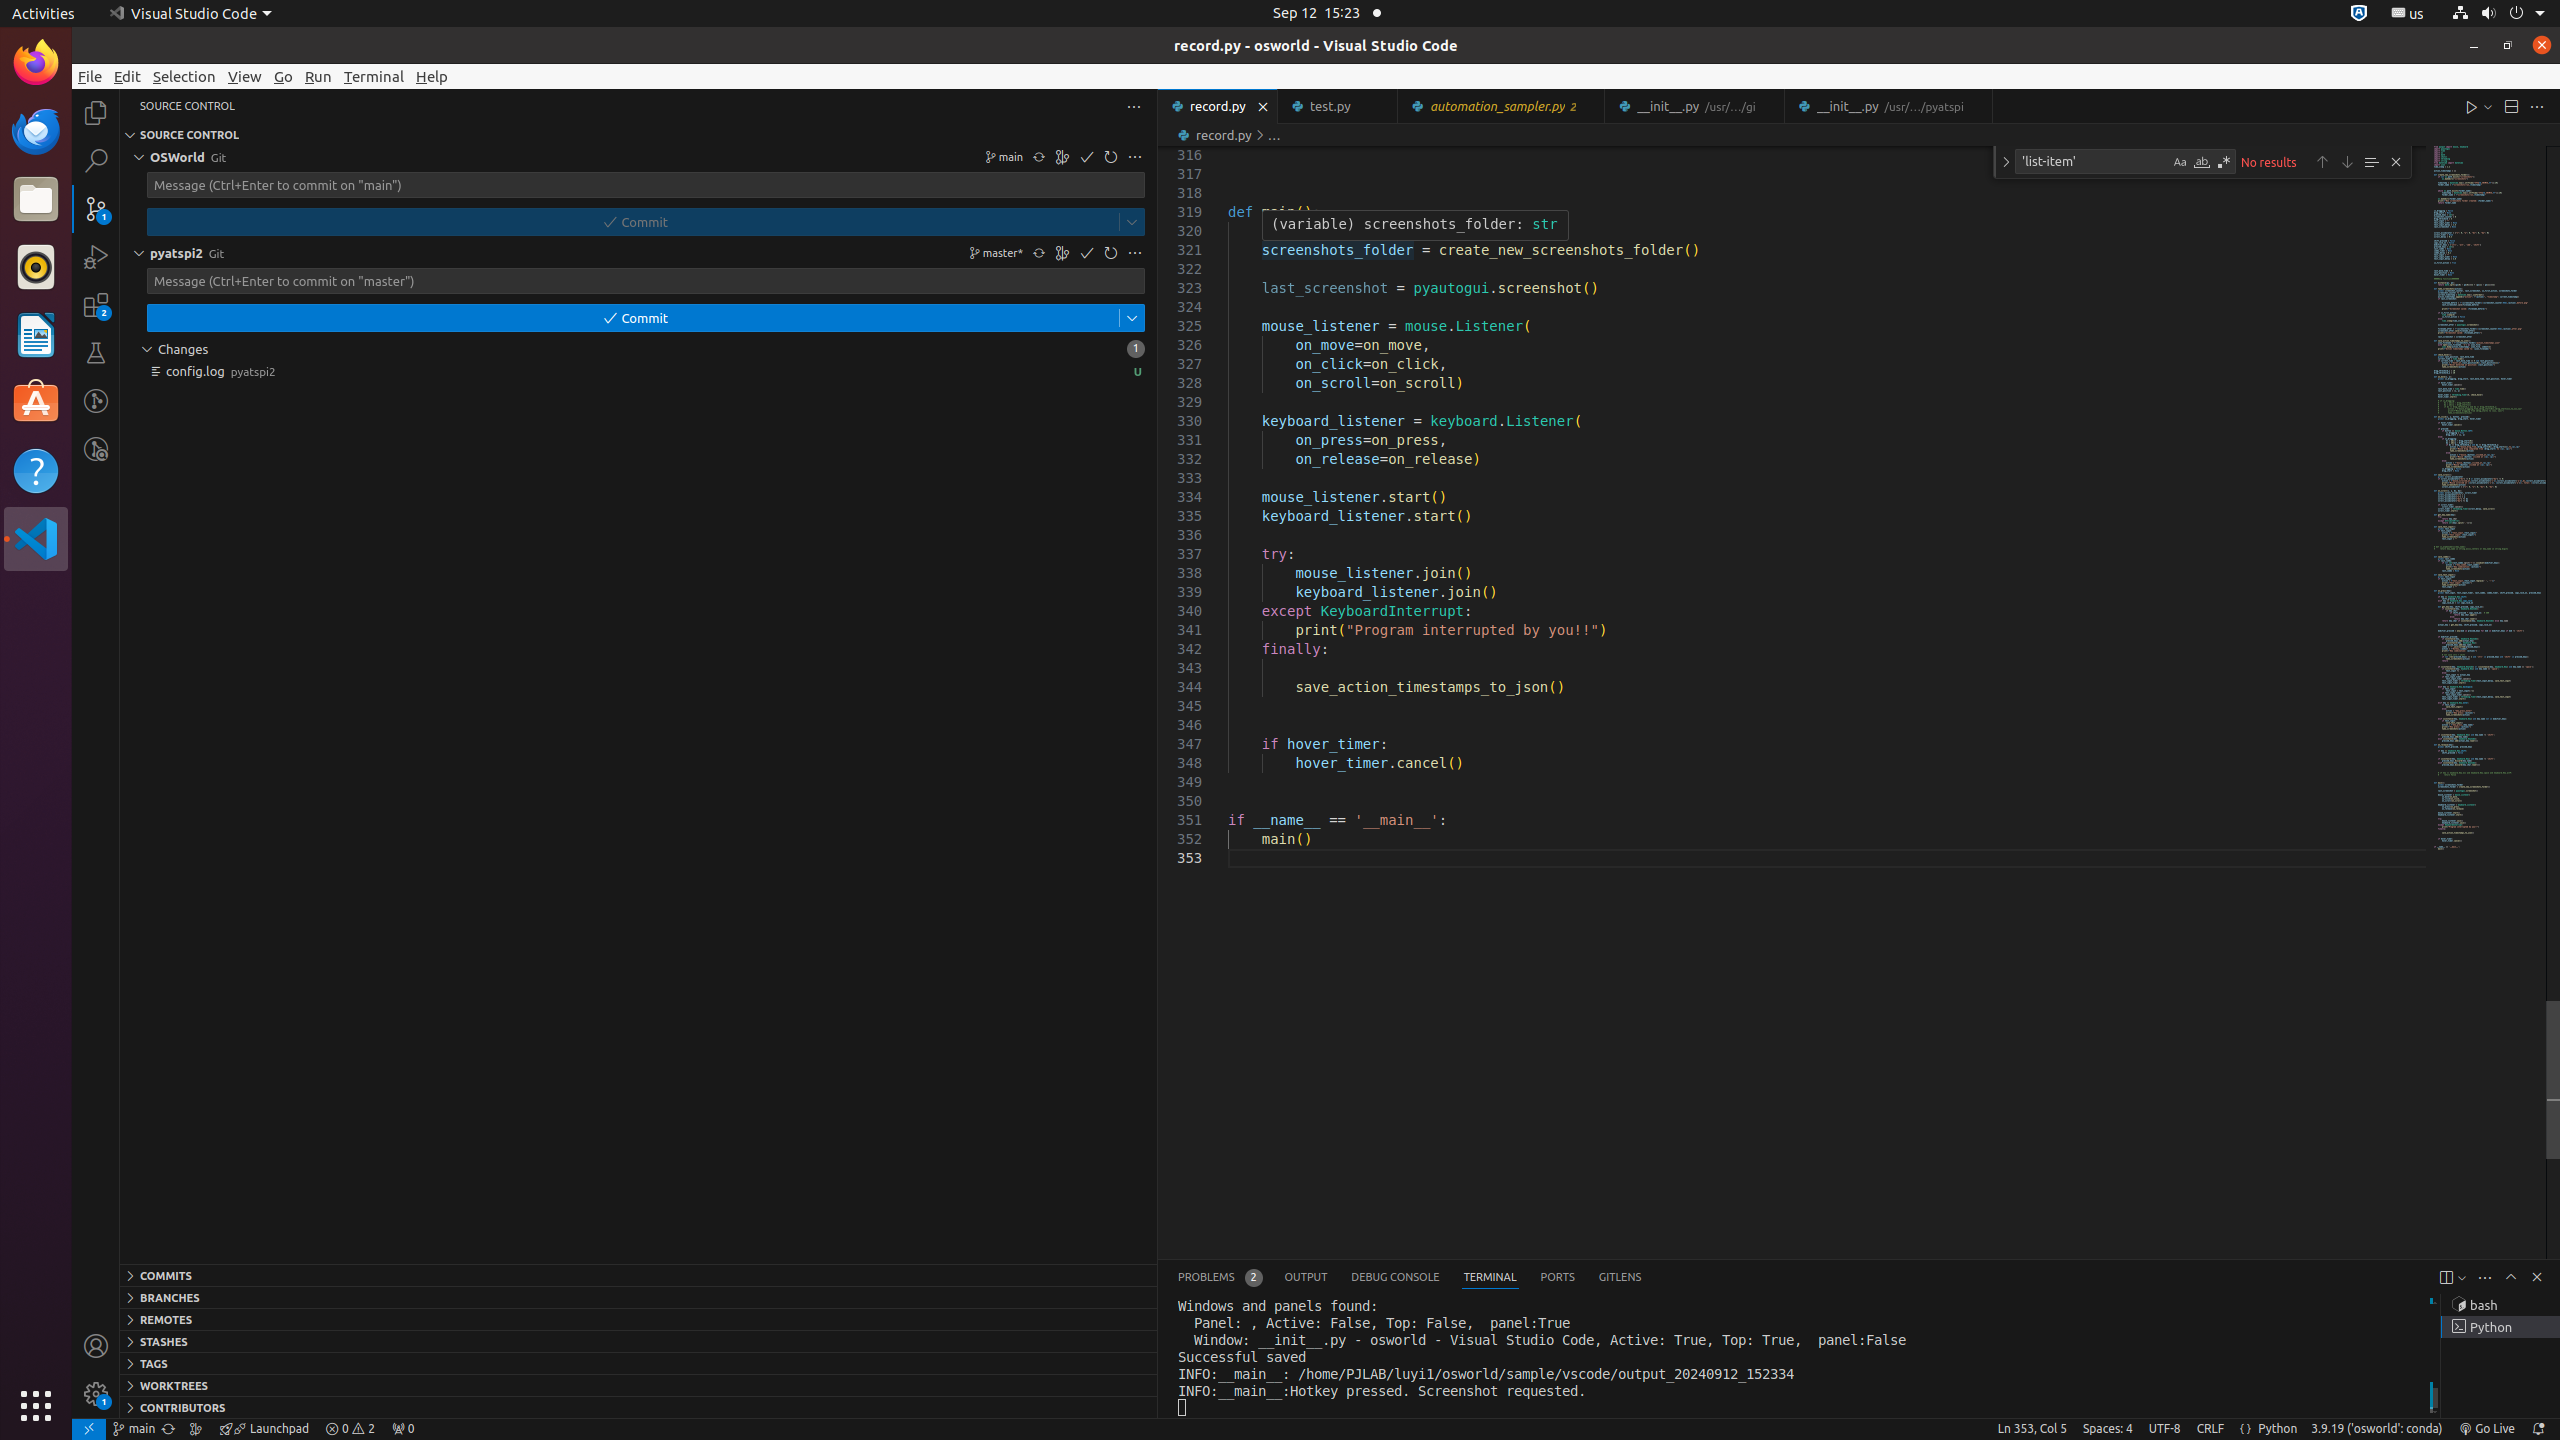 Image resolution: width=2560 pixels, height=1440 pixels. What do you see at coordinates (2180, 161) in the screenshot?
I see `'Match Case (Alt+C)'` at bounding box center [2180, 161].